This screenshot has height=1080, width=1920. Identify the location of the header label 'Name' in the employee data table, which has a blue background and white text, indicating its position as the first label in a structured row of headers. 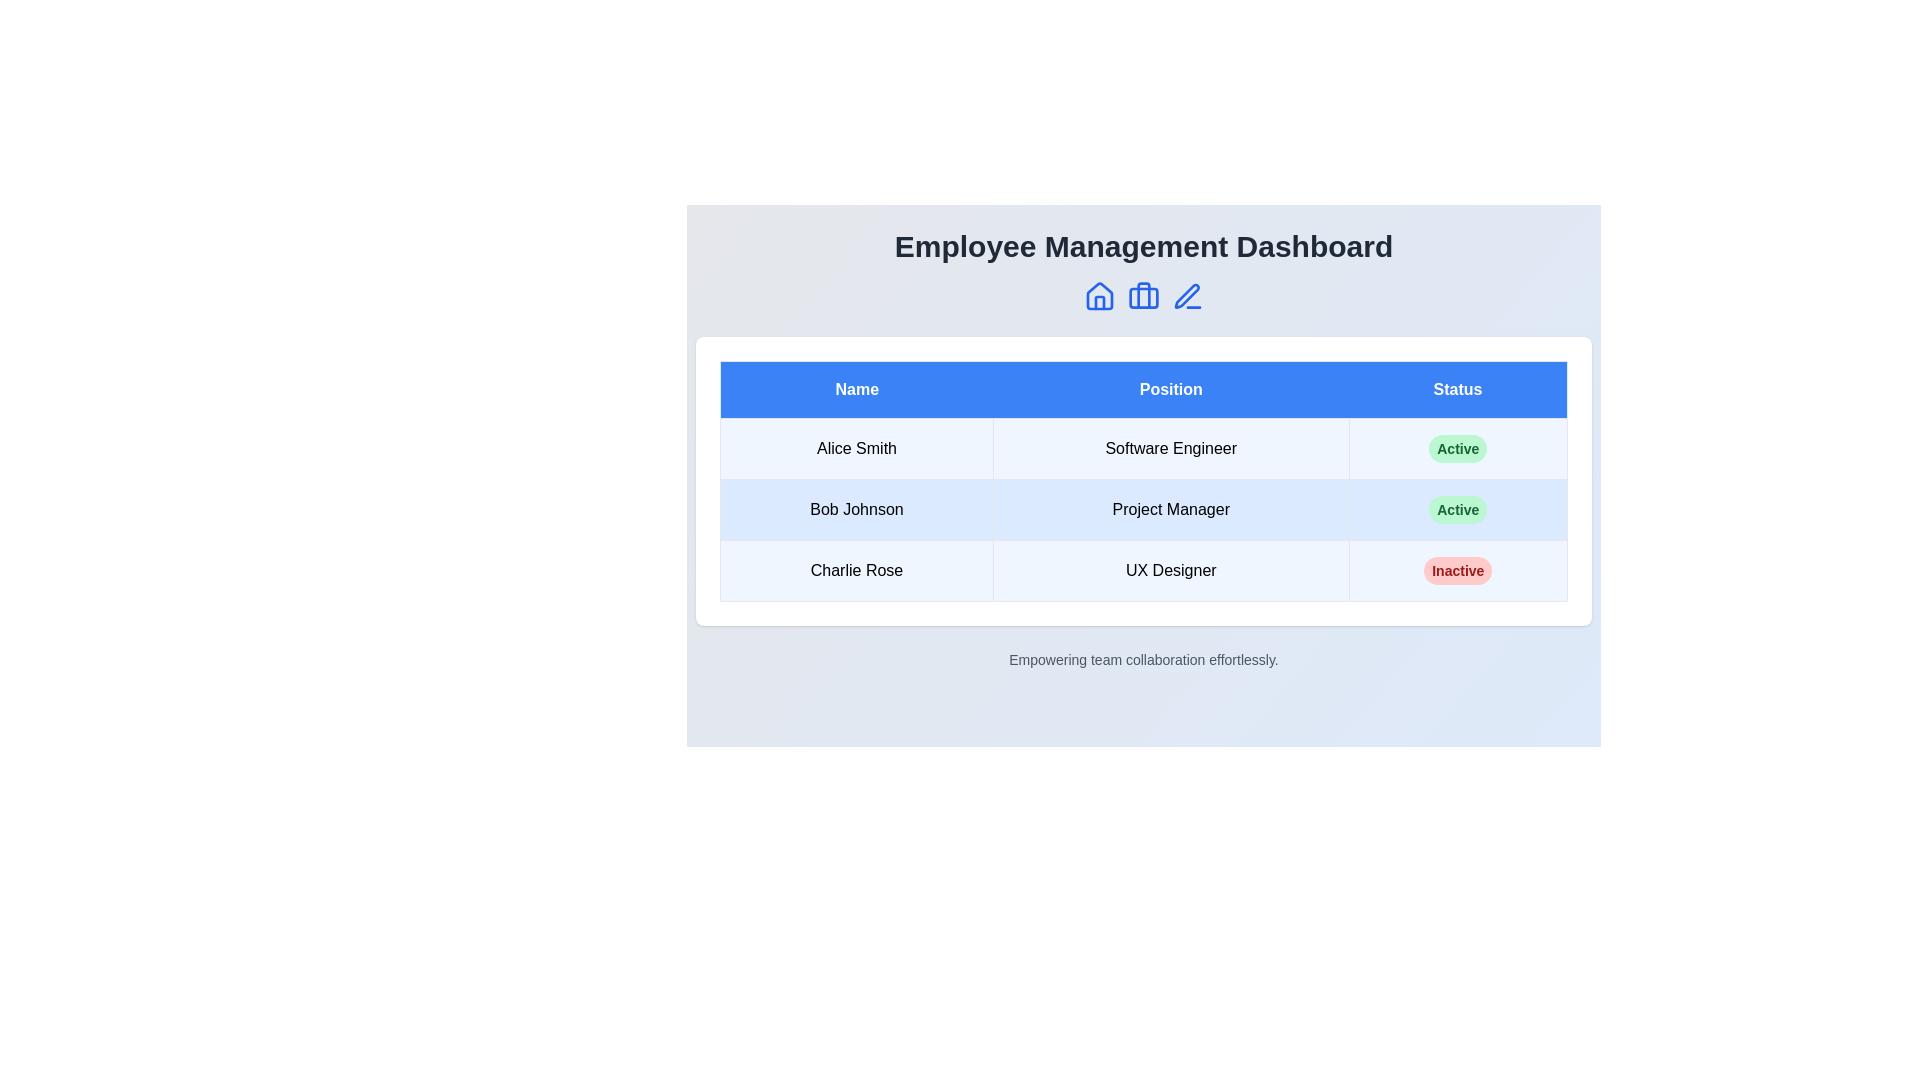
(856, 389).